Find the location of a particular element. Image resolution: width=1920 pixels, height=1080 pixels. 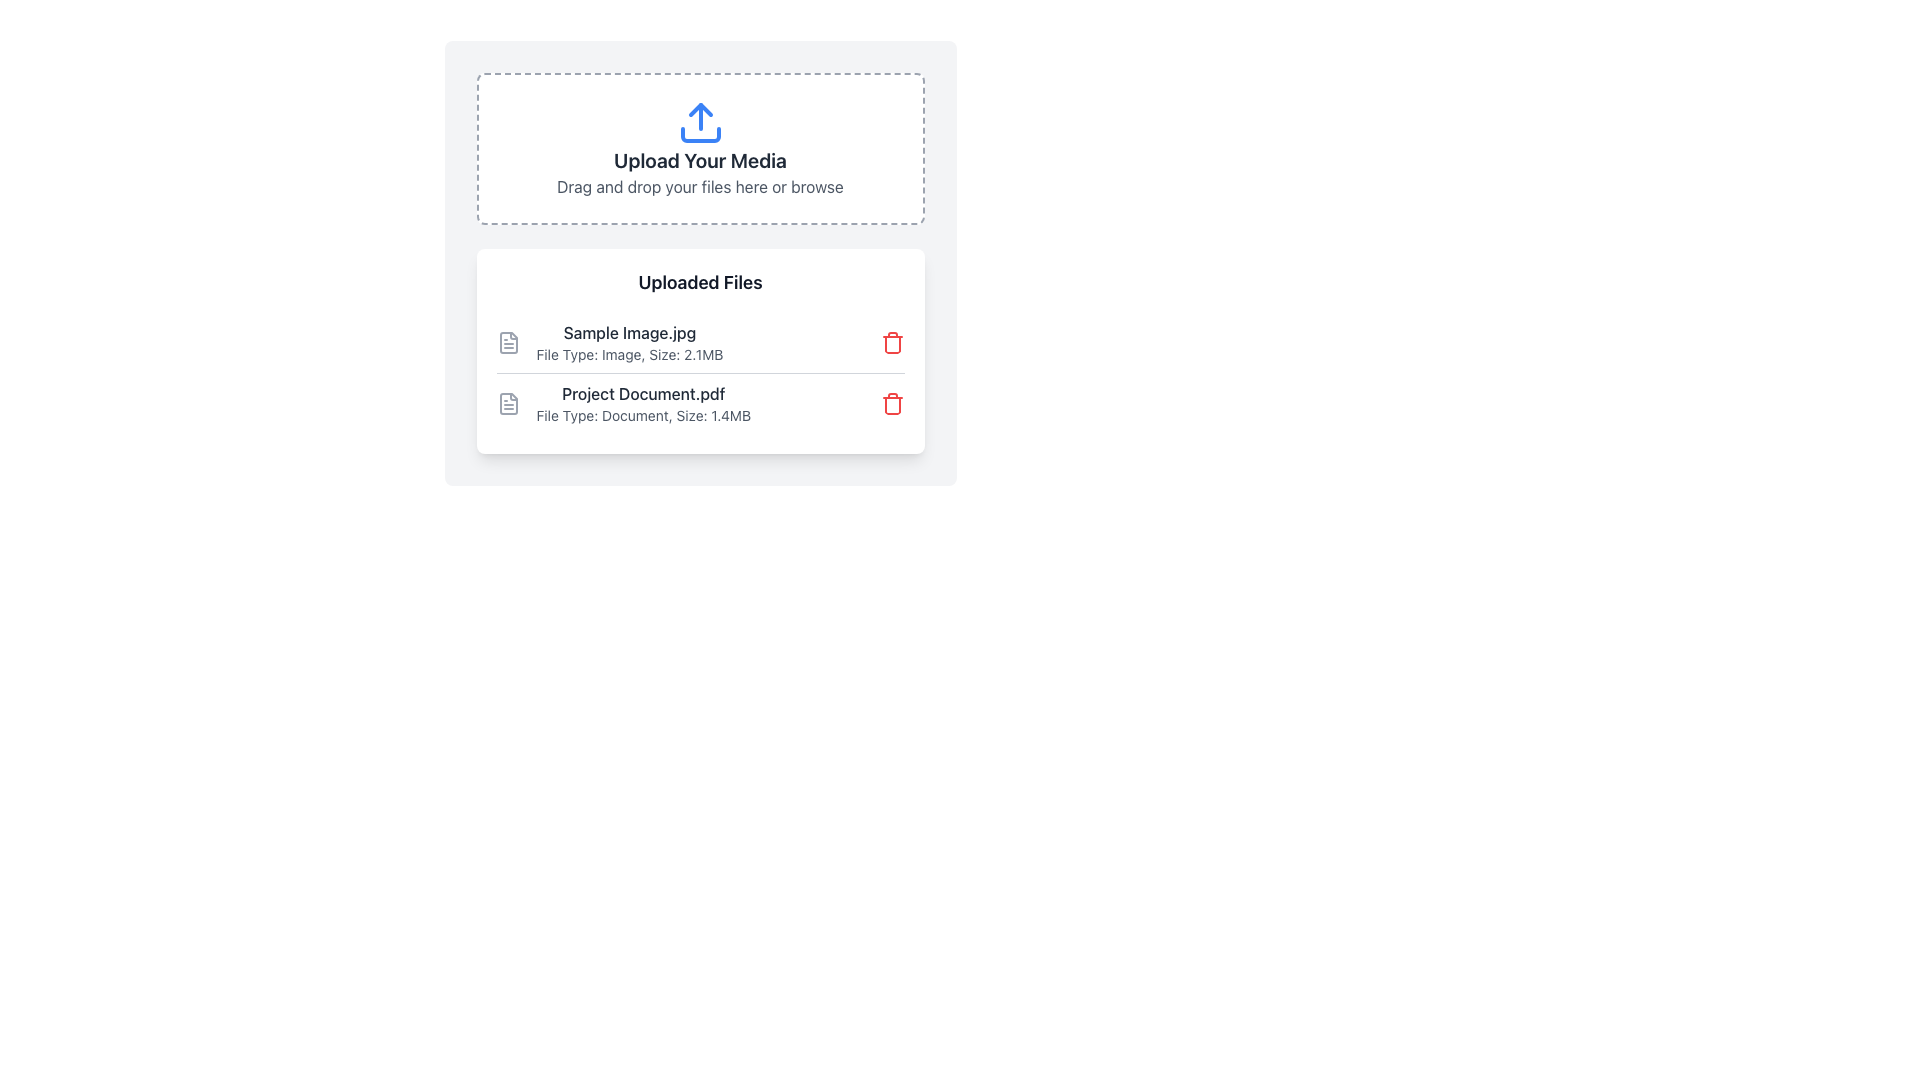

the metadata text element that displays the file type 'Document' and size '1.4MB', which is located below the file name 'Project Document.pdf' is located at coordinates (643, 415).